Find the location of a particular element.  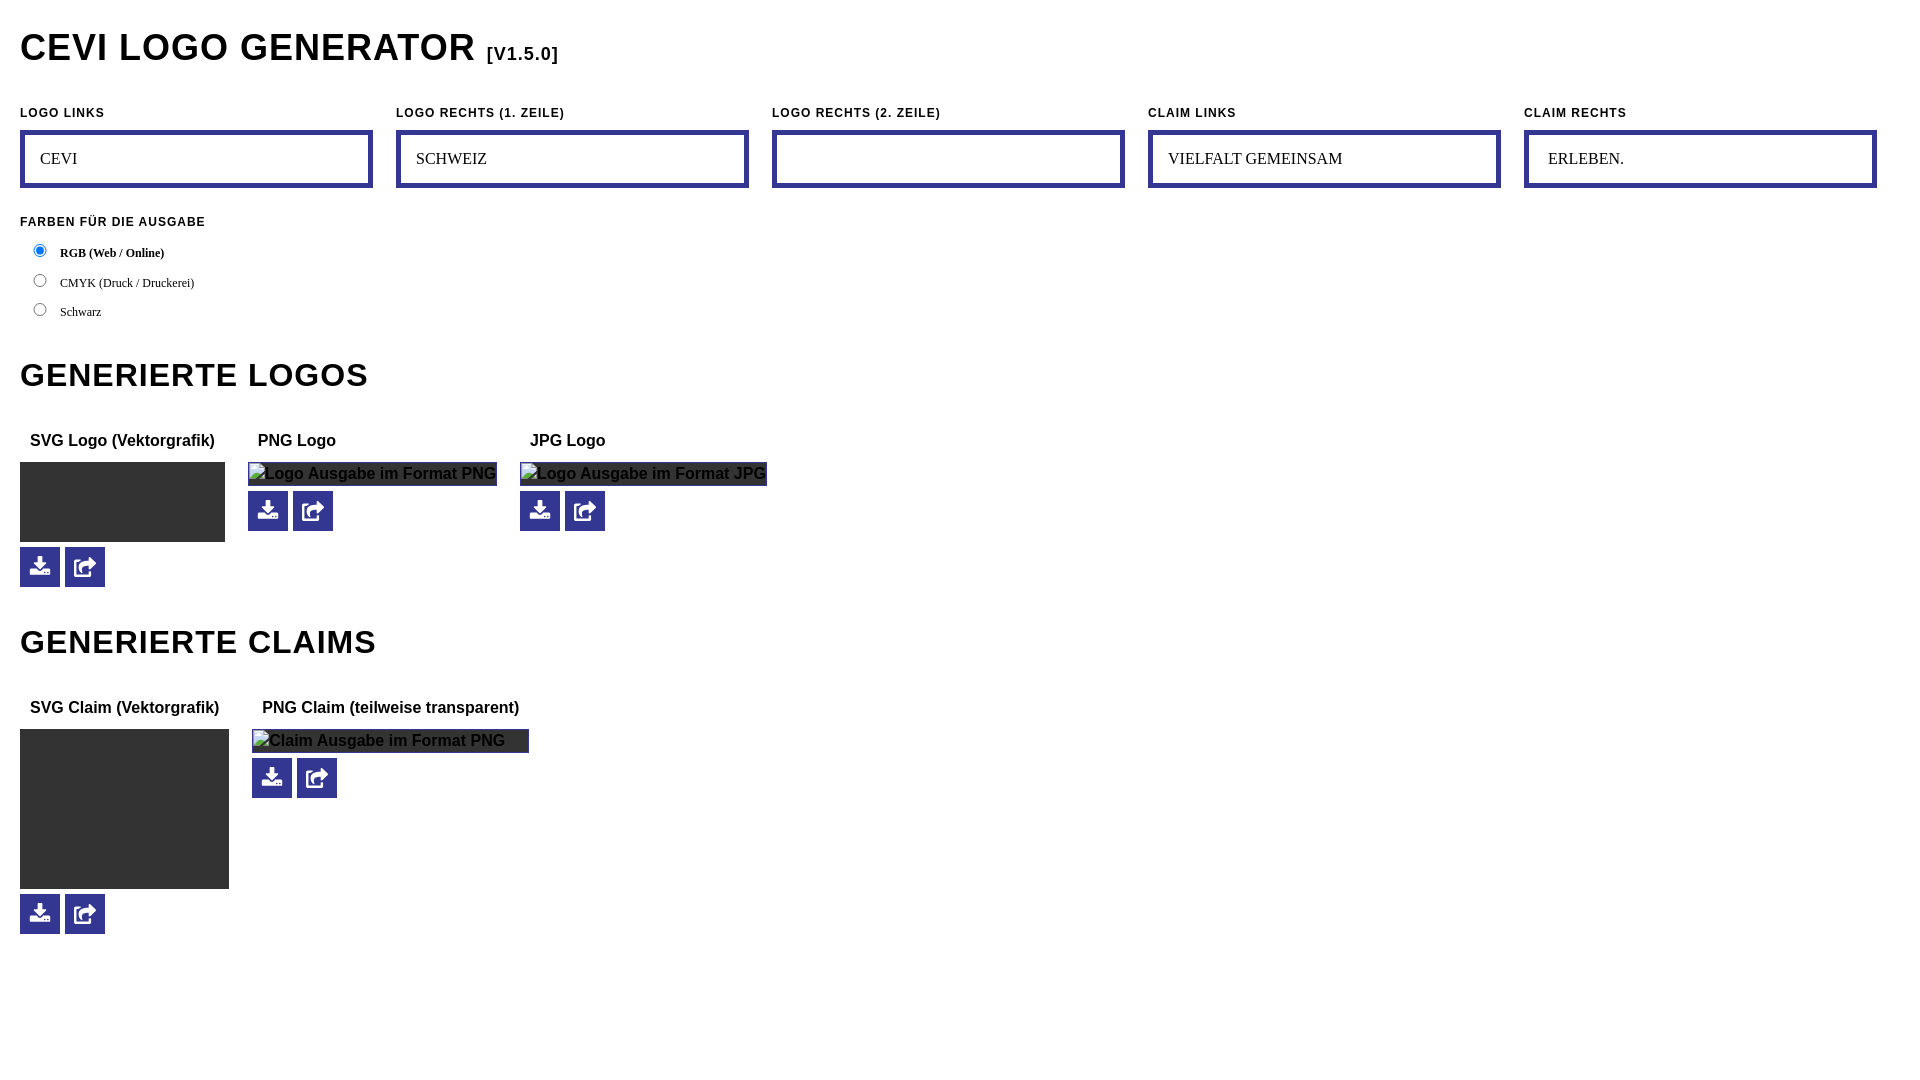

'Share PNG Claim' is located at coordinates (315, 777).